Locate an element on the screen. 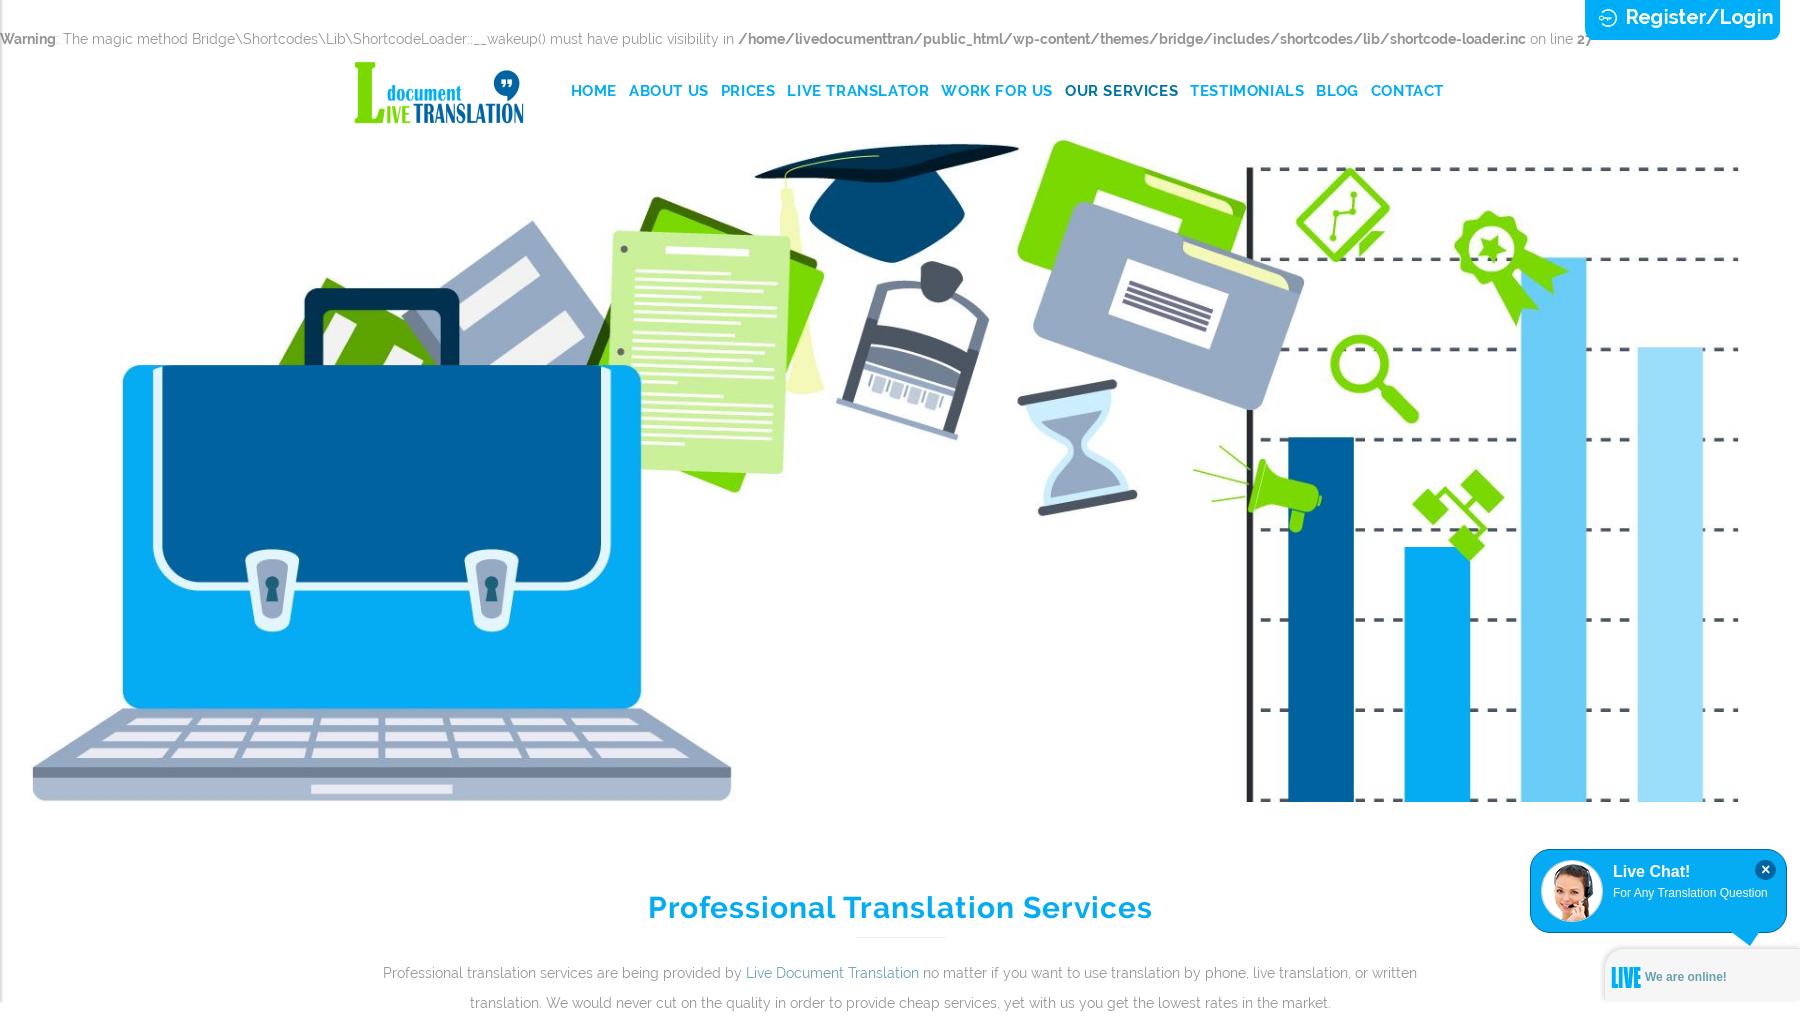  'Professional Translation Services' is located at coordinates (899, 907).